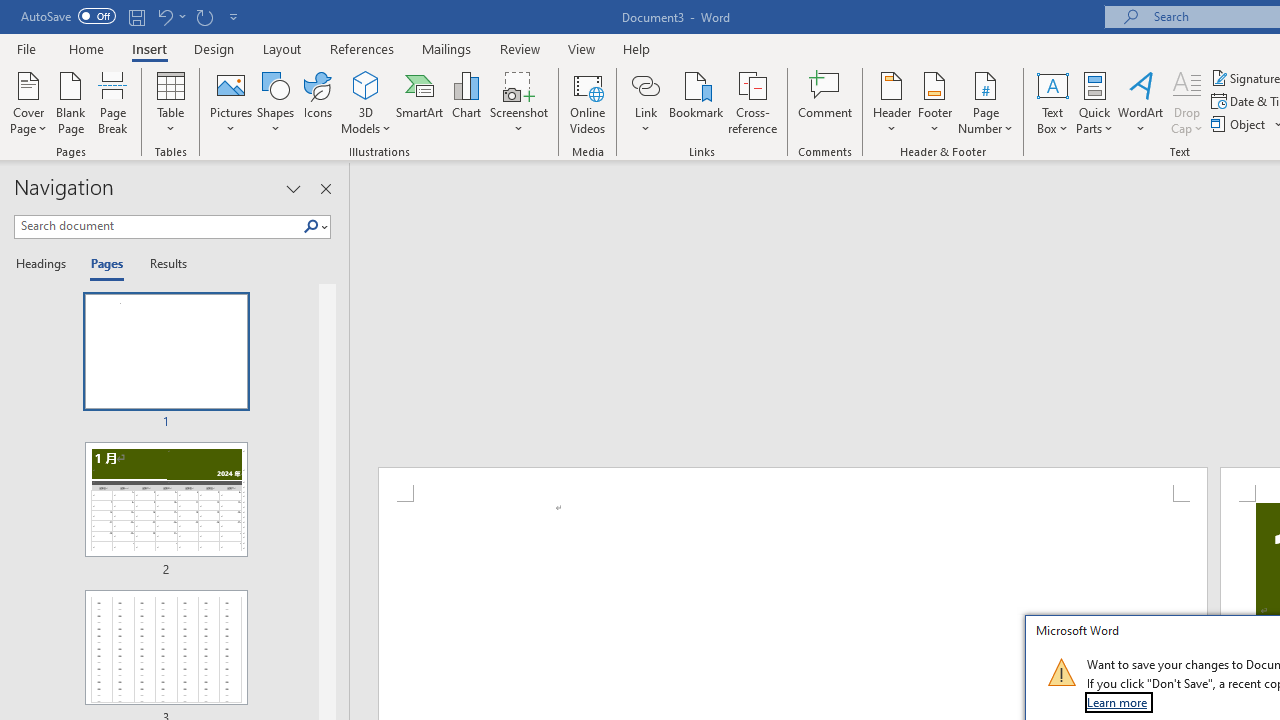 Image resolution: width=1280 pixels, height=720 pixels. I want to click on 'WordArt', so click(1141, 103).